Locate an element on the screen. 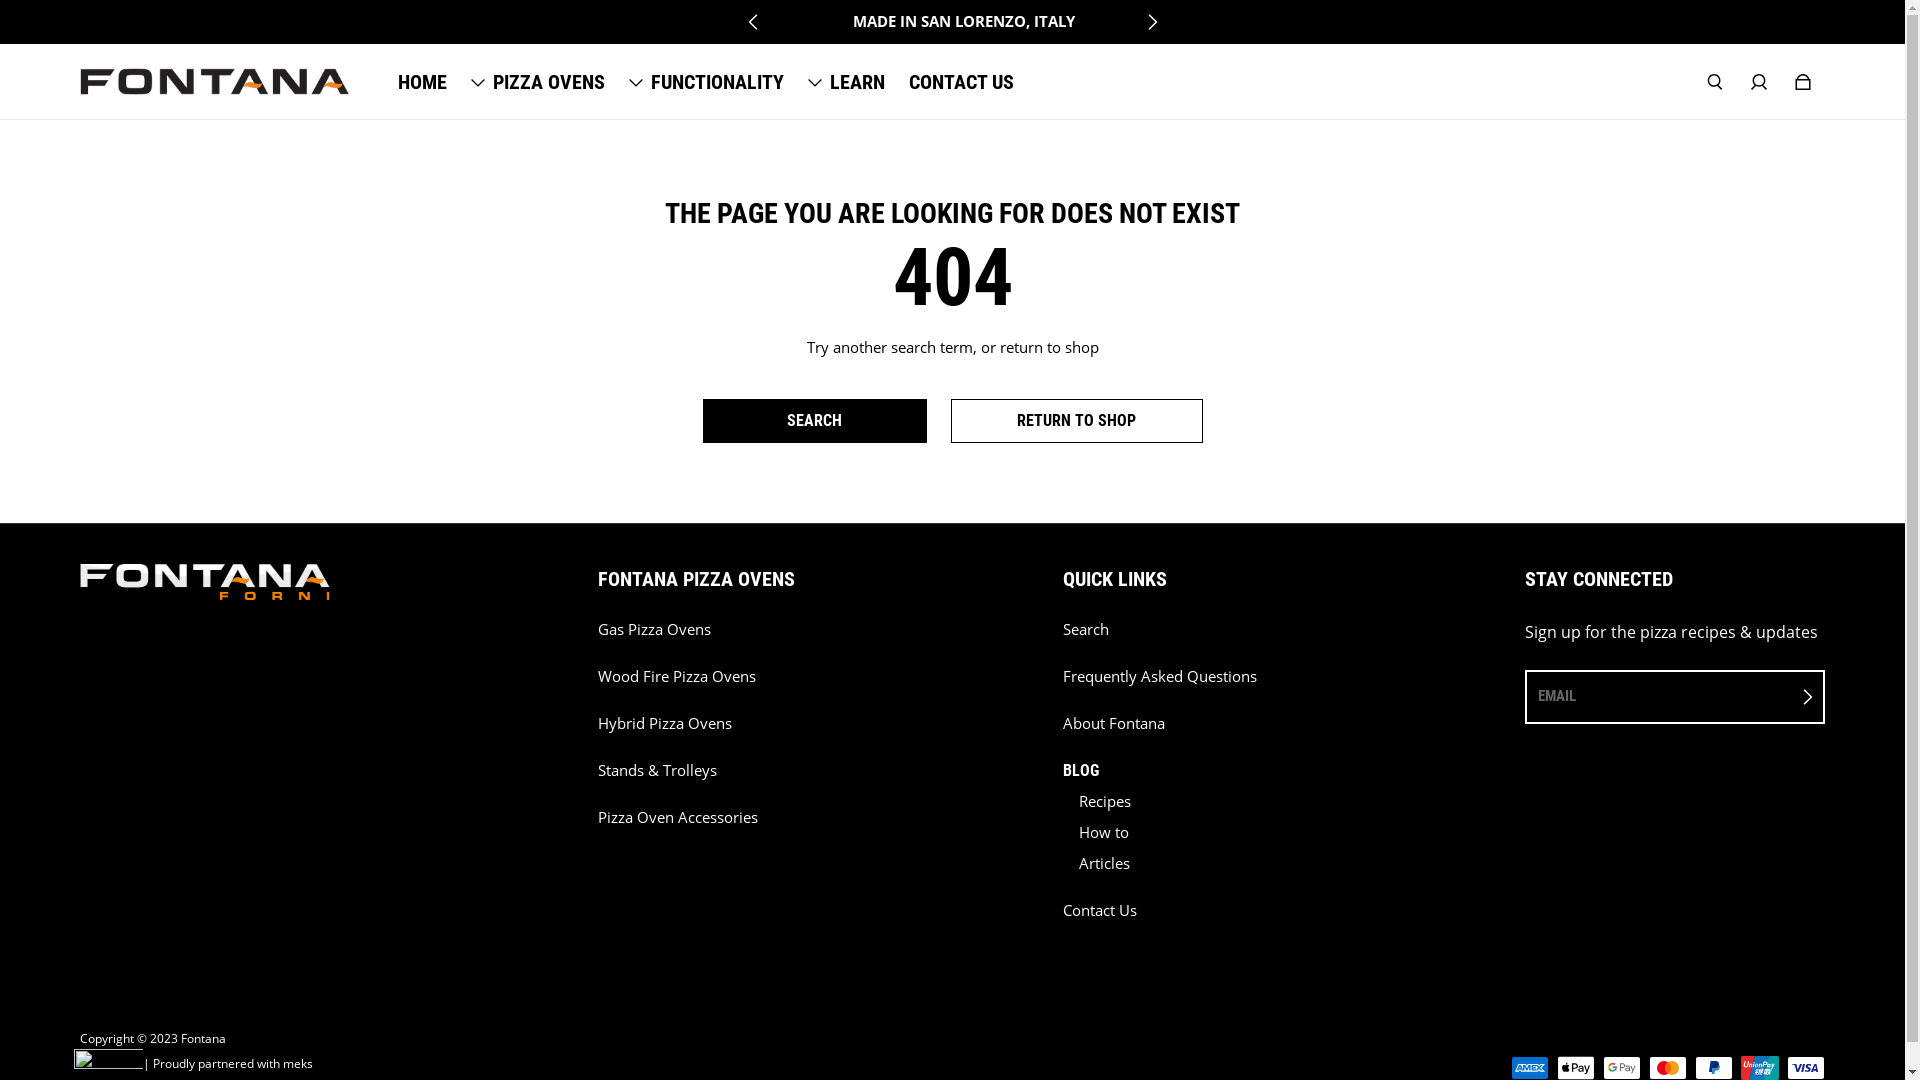 Image resolution: width=1920 pixels, height=1080 pixels. 'RETURN TO SHOP' is located at coordinates (1075, 419).